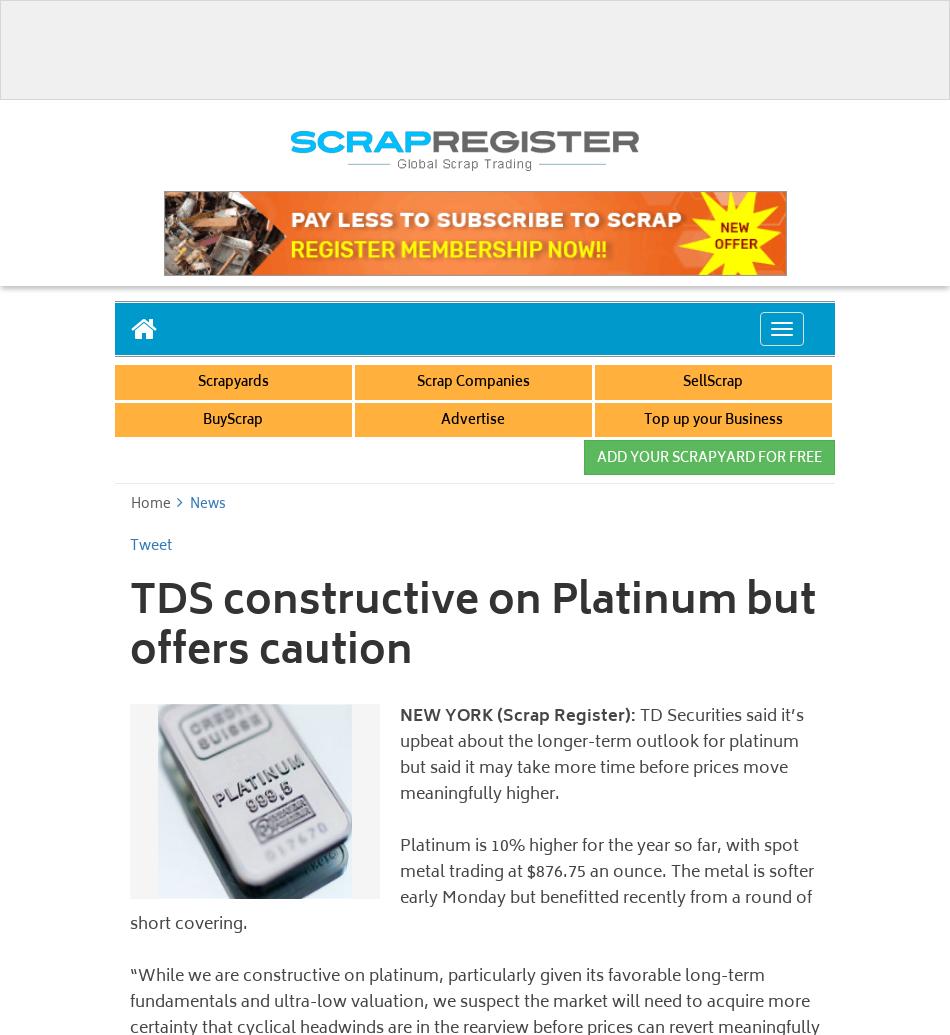 The image size is (950, 1035). What do you see at coordinates (470, 884) in the screenshot?
I see `'Platinum is 10% higher for the year so far, with spot metal trading at $876.75 an ounce. The metal is softer early Monday but benefitted recently from a round of short covering.'` at bounding box center [470, 884].